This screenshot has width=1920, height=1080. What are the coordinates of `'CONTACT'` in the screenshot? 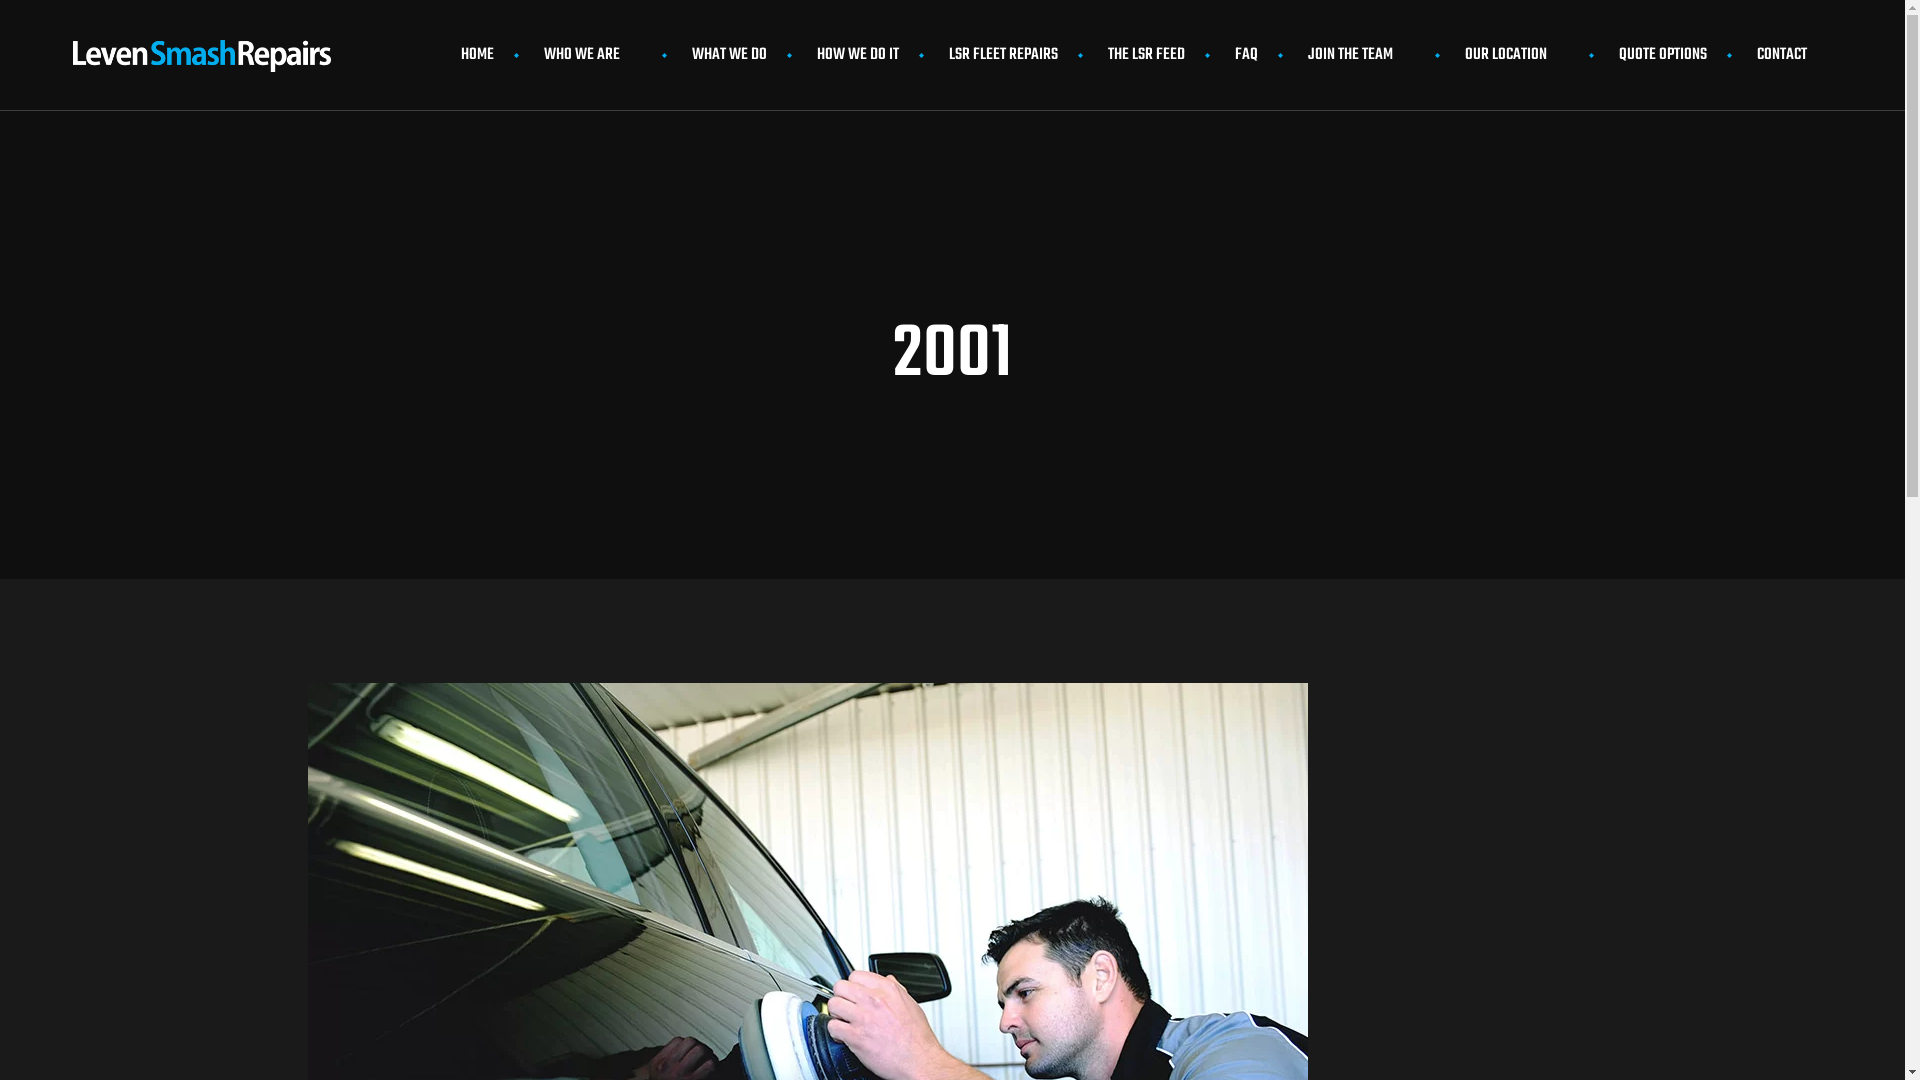 It's located at (1781, 53).